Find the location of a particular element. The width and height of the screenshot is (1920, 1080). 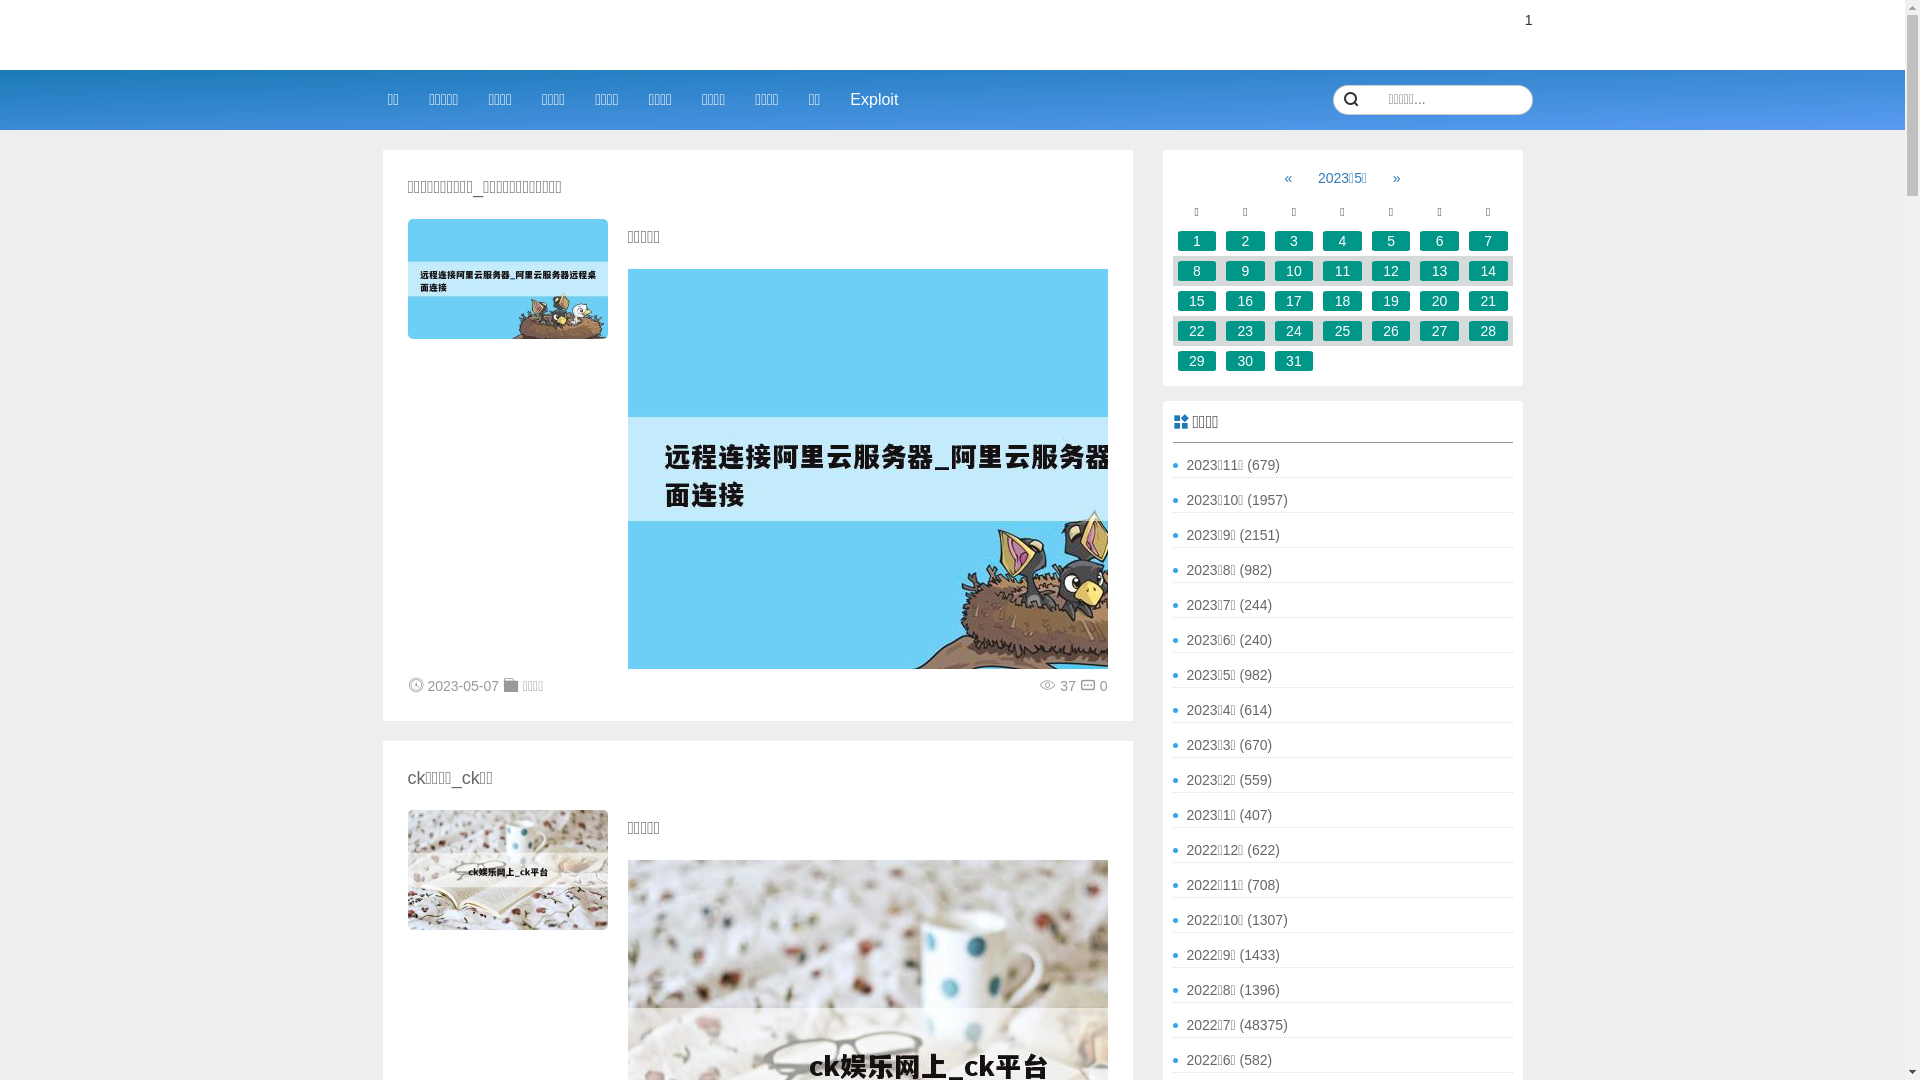

'13' is located at coordinates (1419, 270).